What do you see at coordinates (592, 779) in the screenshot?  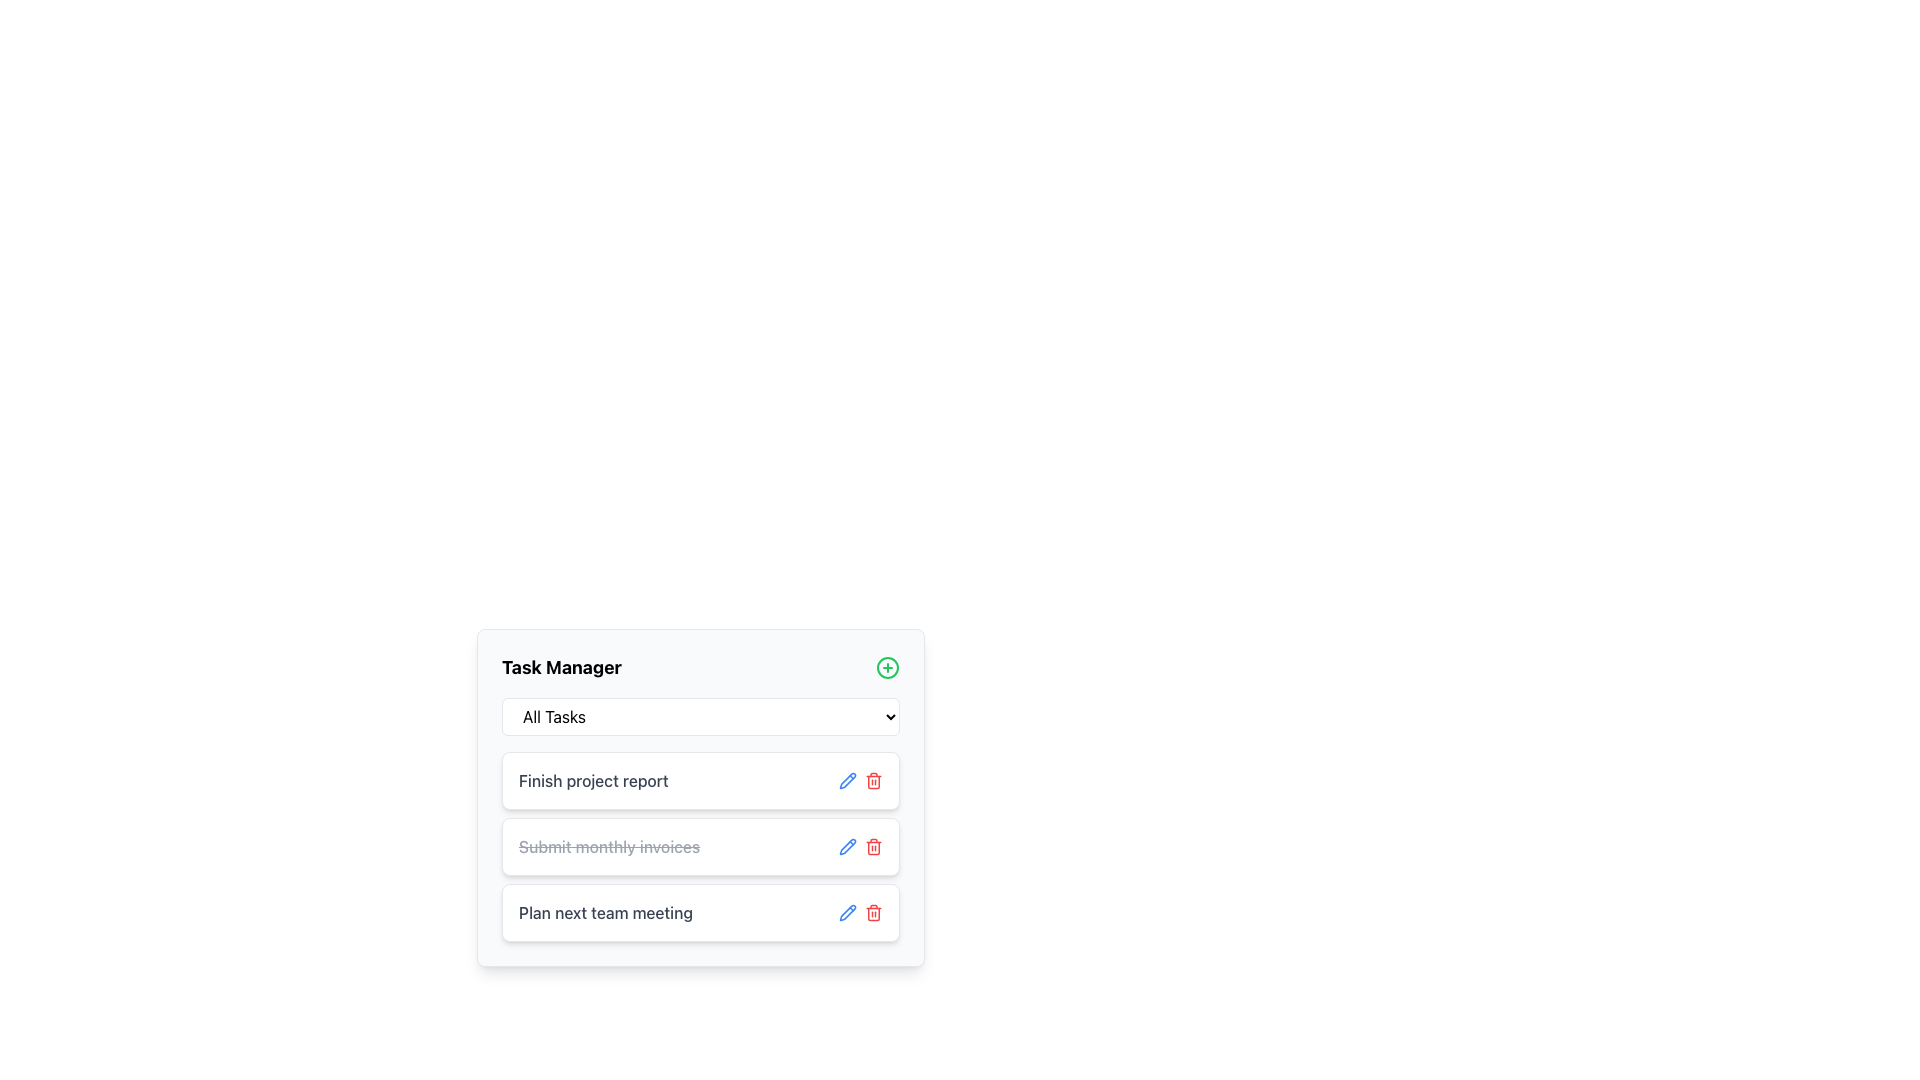 I see `the static label indicating the task name in the task manager interface, located between 'Submit monthly invoices' and 'Plan next team meeting'` at bounding box center [592, 779].